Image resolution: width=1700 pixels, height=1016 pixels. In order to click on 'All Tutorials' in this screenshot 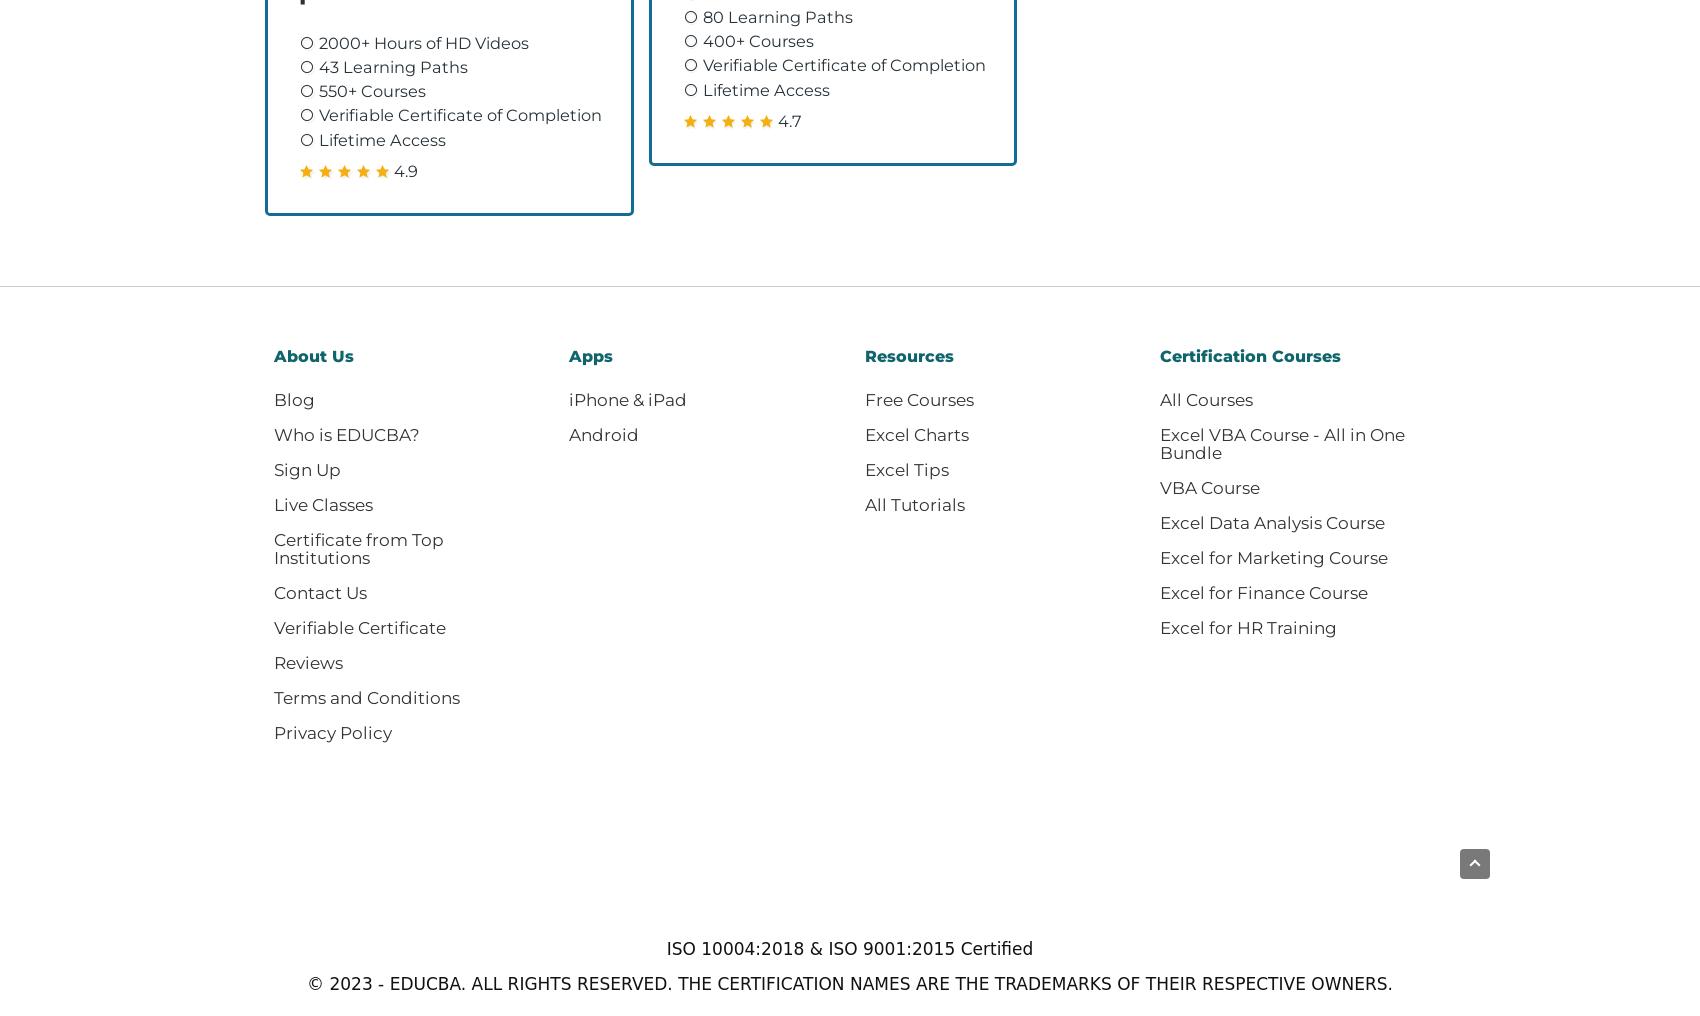, I will do `click(863, 504)`.